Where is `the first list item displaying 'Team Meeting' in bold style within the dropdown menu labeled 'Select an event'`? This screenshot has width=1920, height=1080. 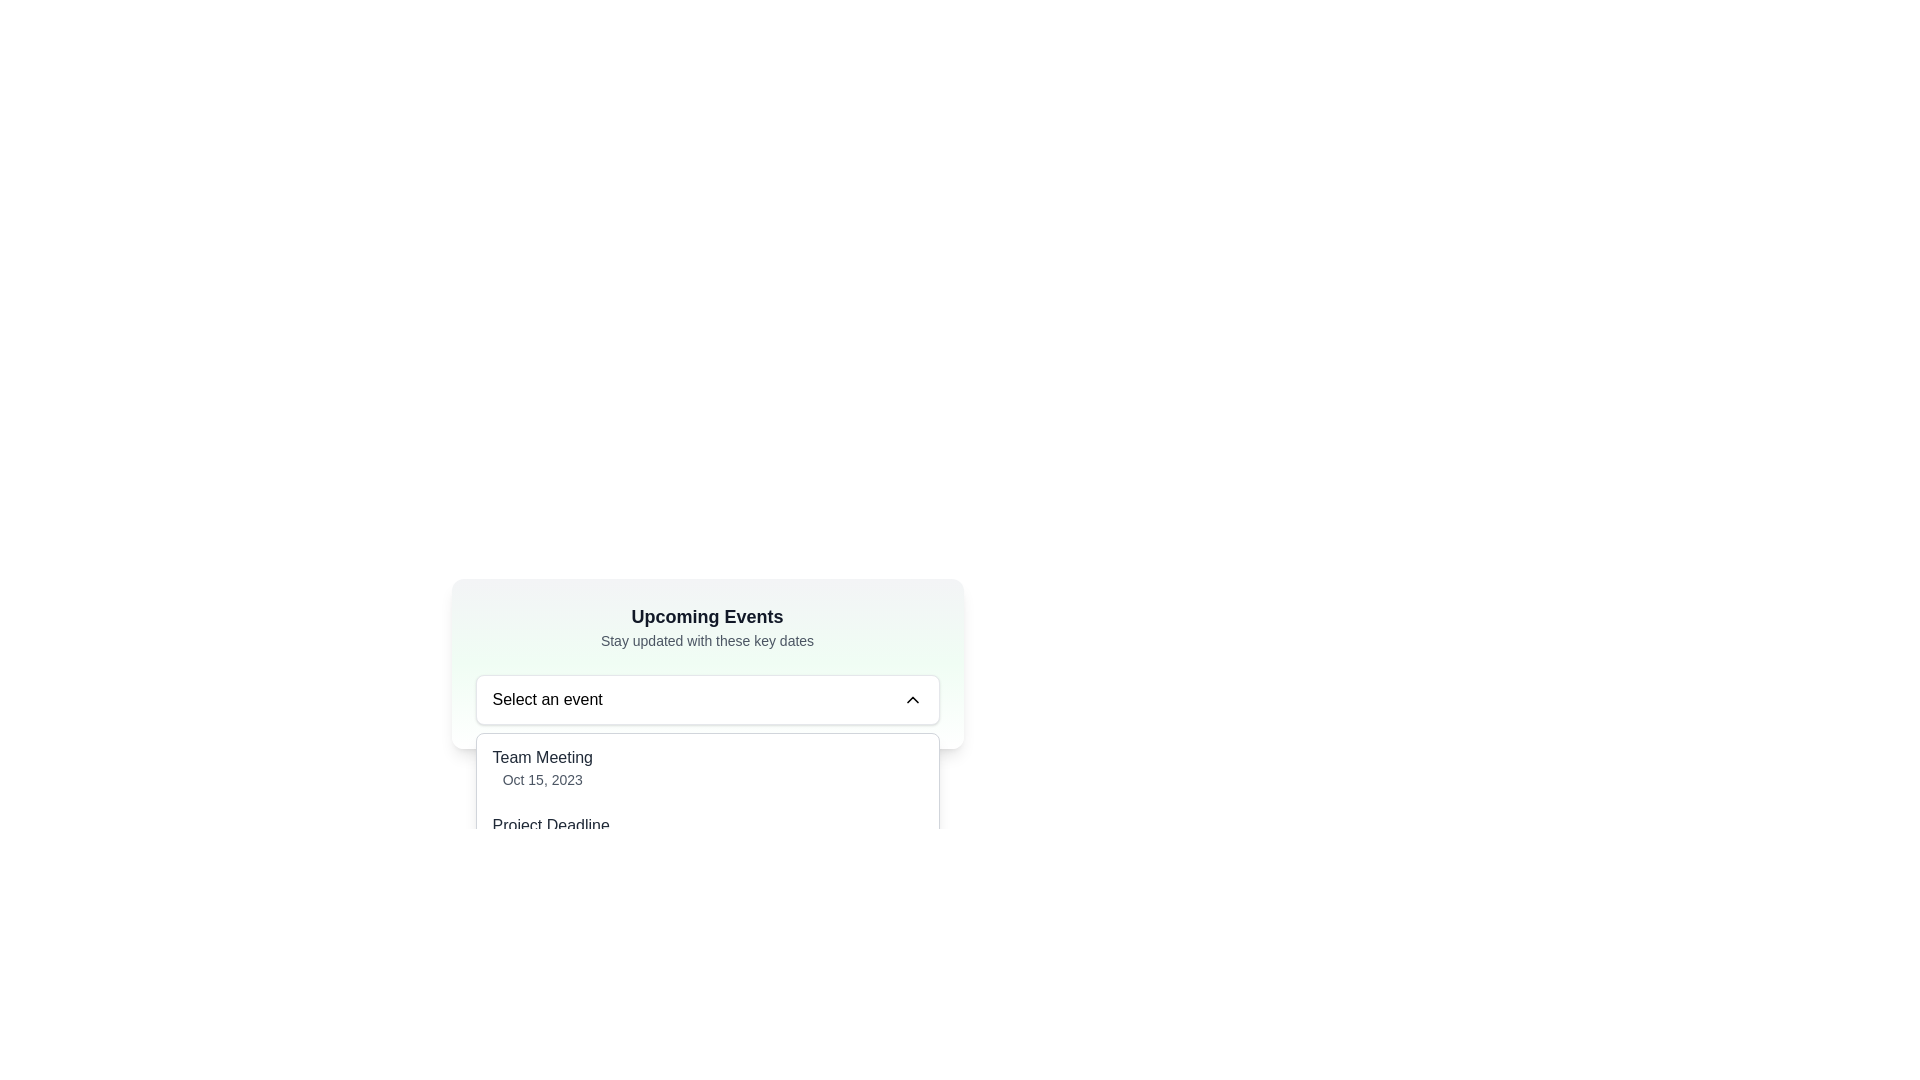
the first list item displaying 'Team Meeting' in bold style within the dropdown menu labeled 'Select an event' is located at coordinates (707, 766).